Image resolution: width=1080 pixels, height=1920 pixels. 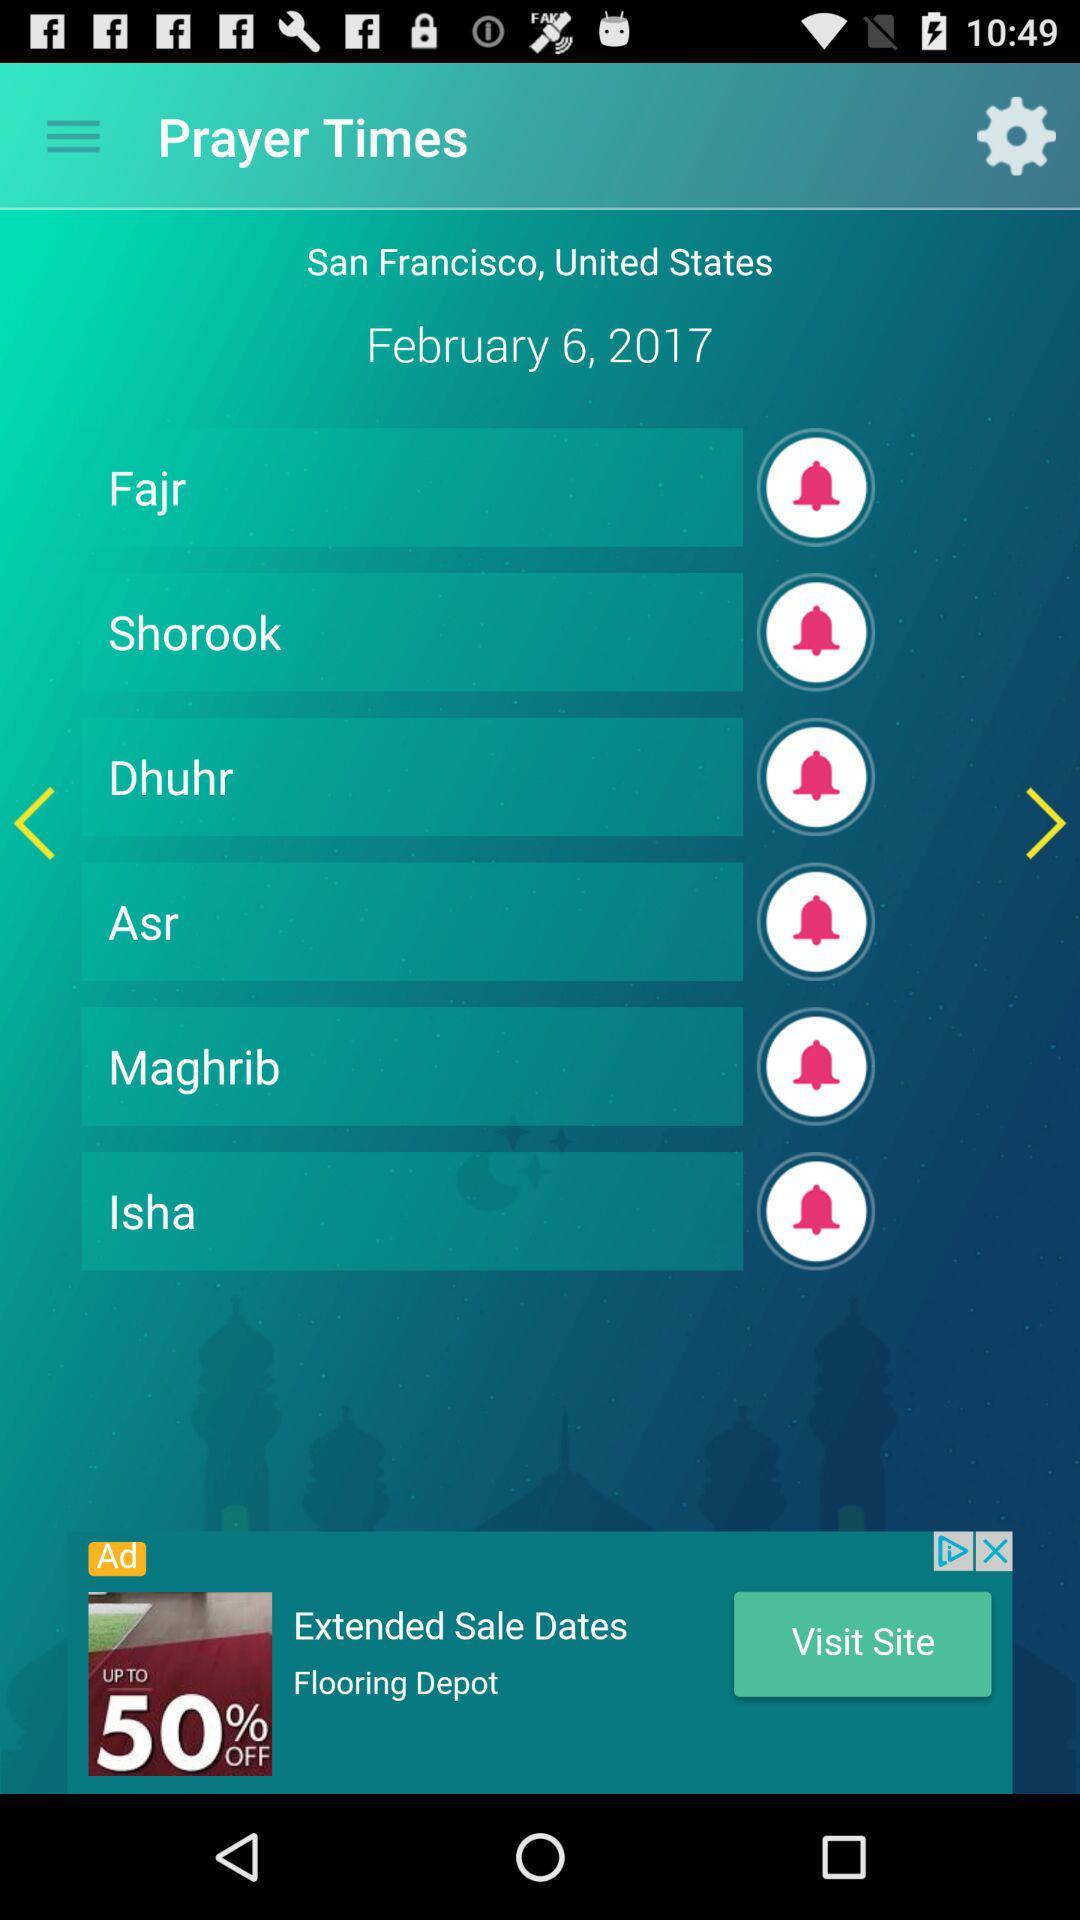 What do you see at coordinates (34, 880) in the screenshot?
I see `the arrow_backward icon` at bounding box center [34, 880].